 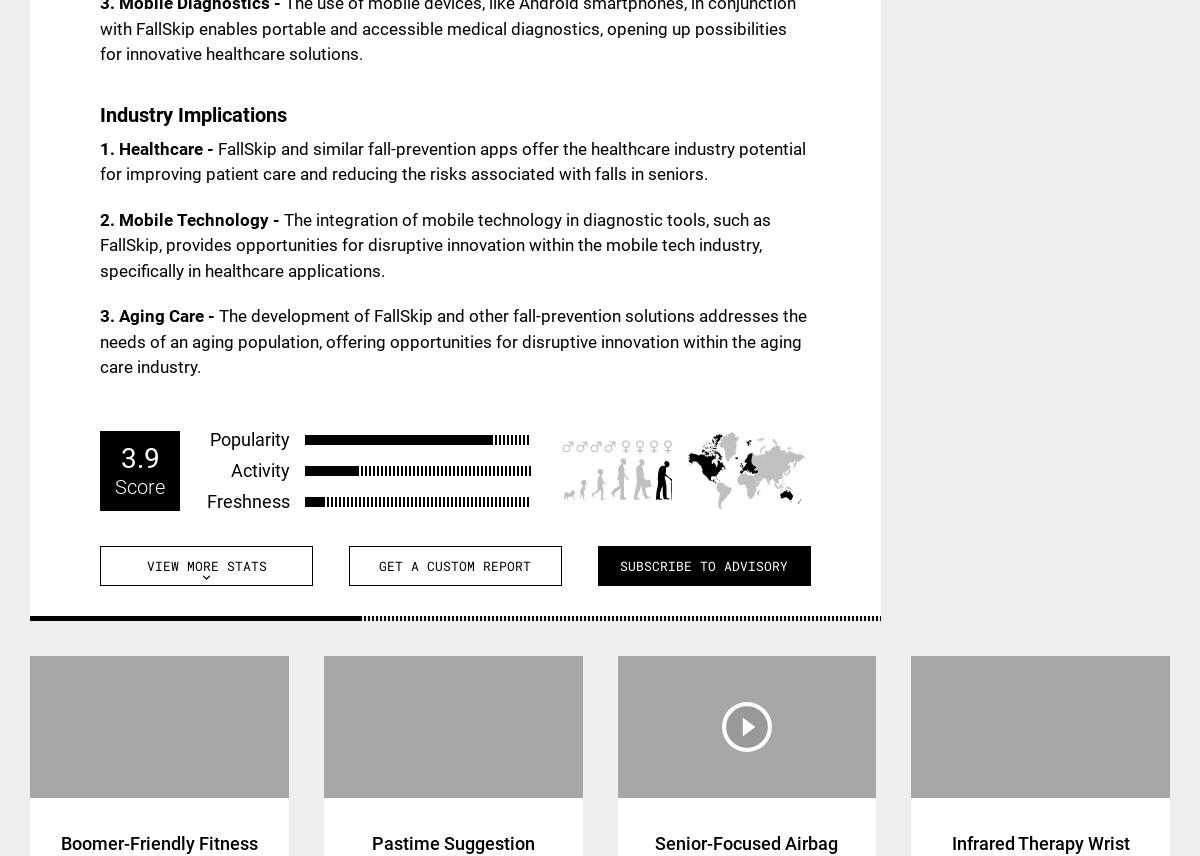 What do you see at coordinates (114, 485) in the screenshot?
I see `'Score'` at bounding box center [114, 485].